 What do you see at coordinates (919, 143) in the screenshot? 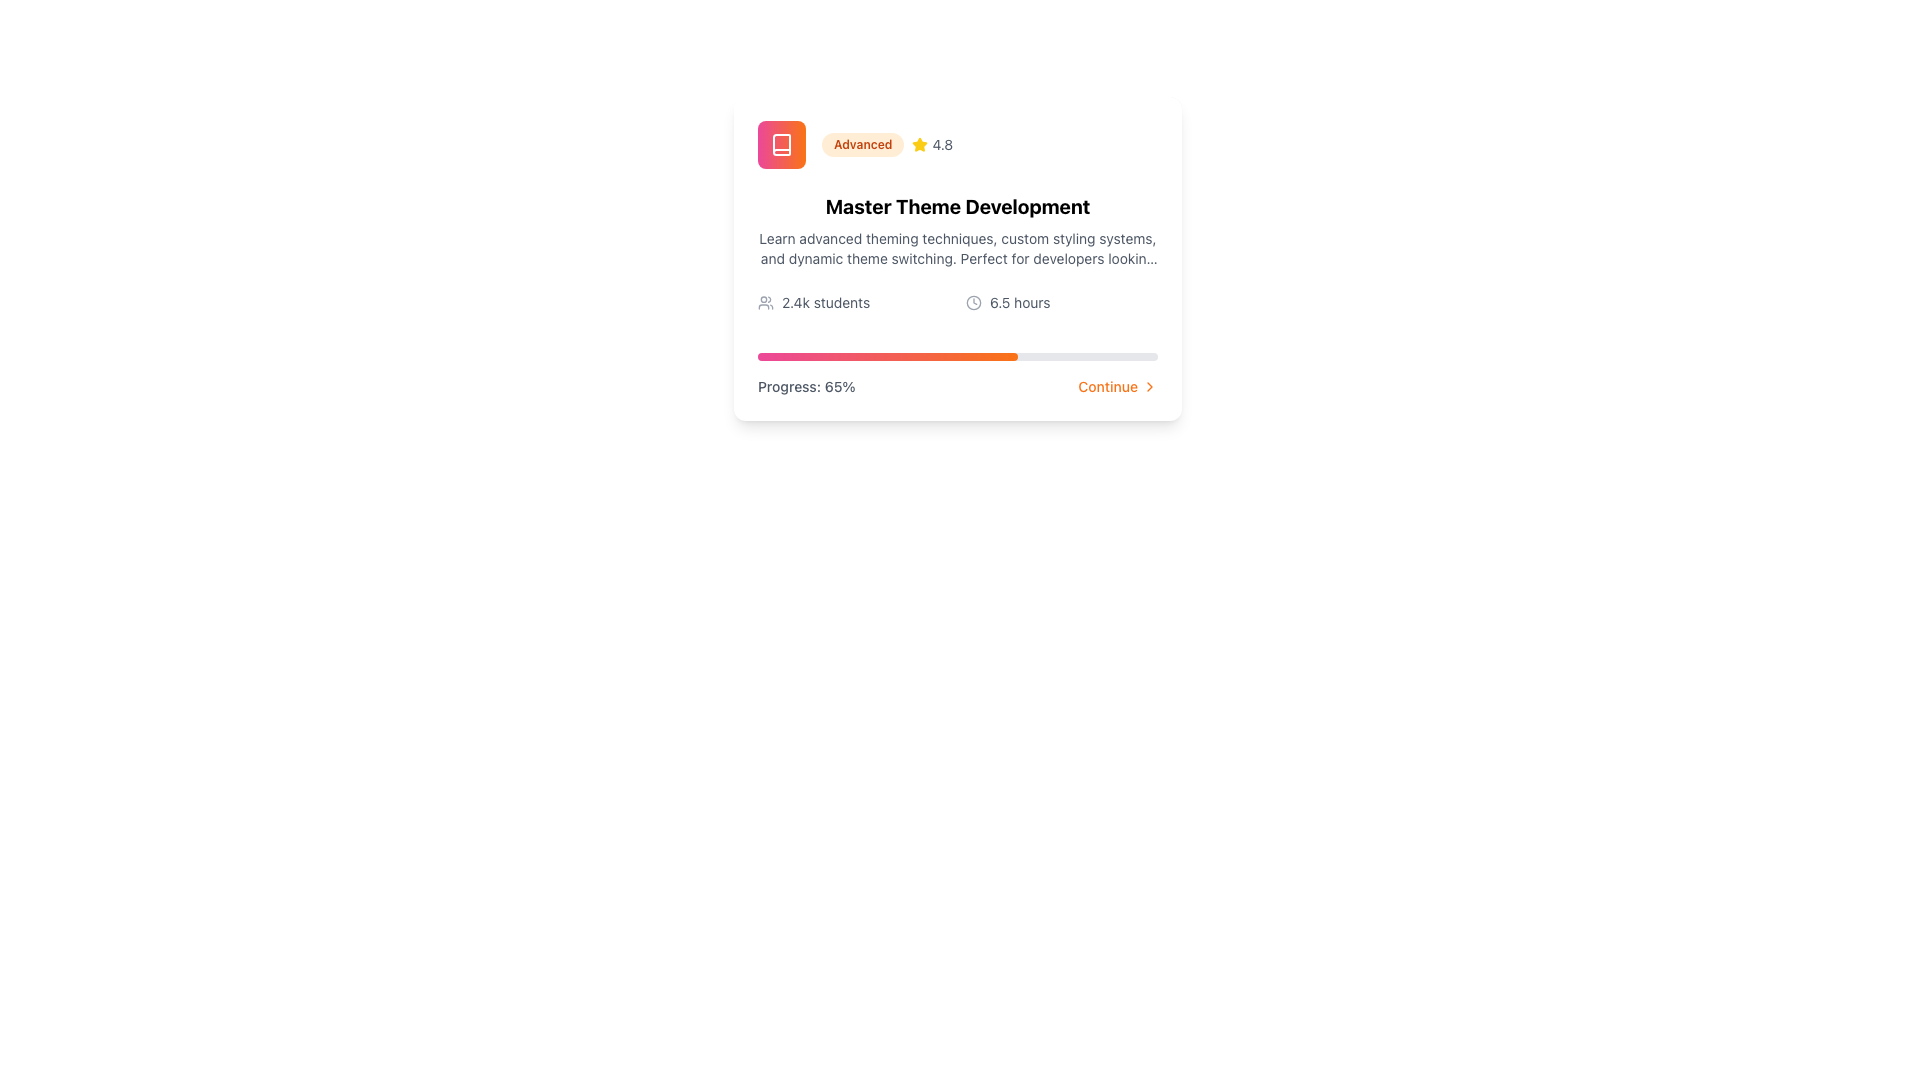
I see `assistive tools` at bounding box center [919, 143].